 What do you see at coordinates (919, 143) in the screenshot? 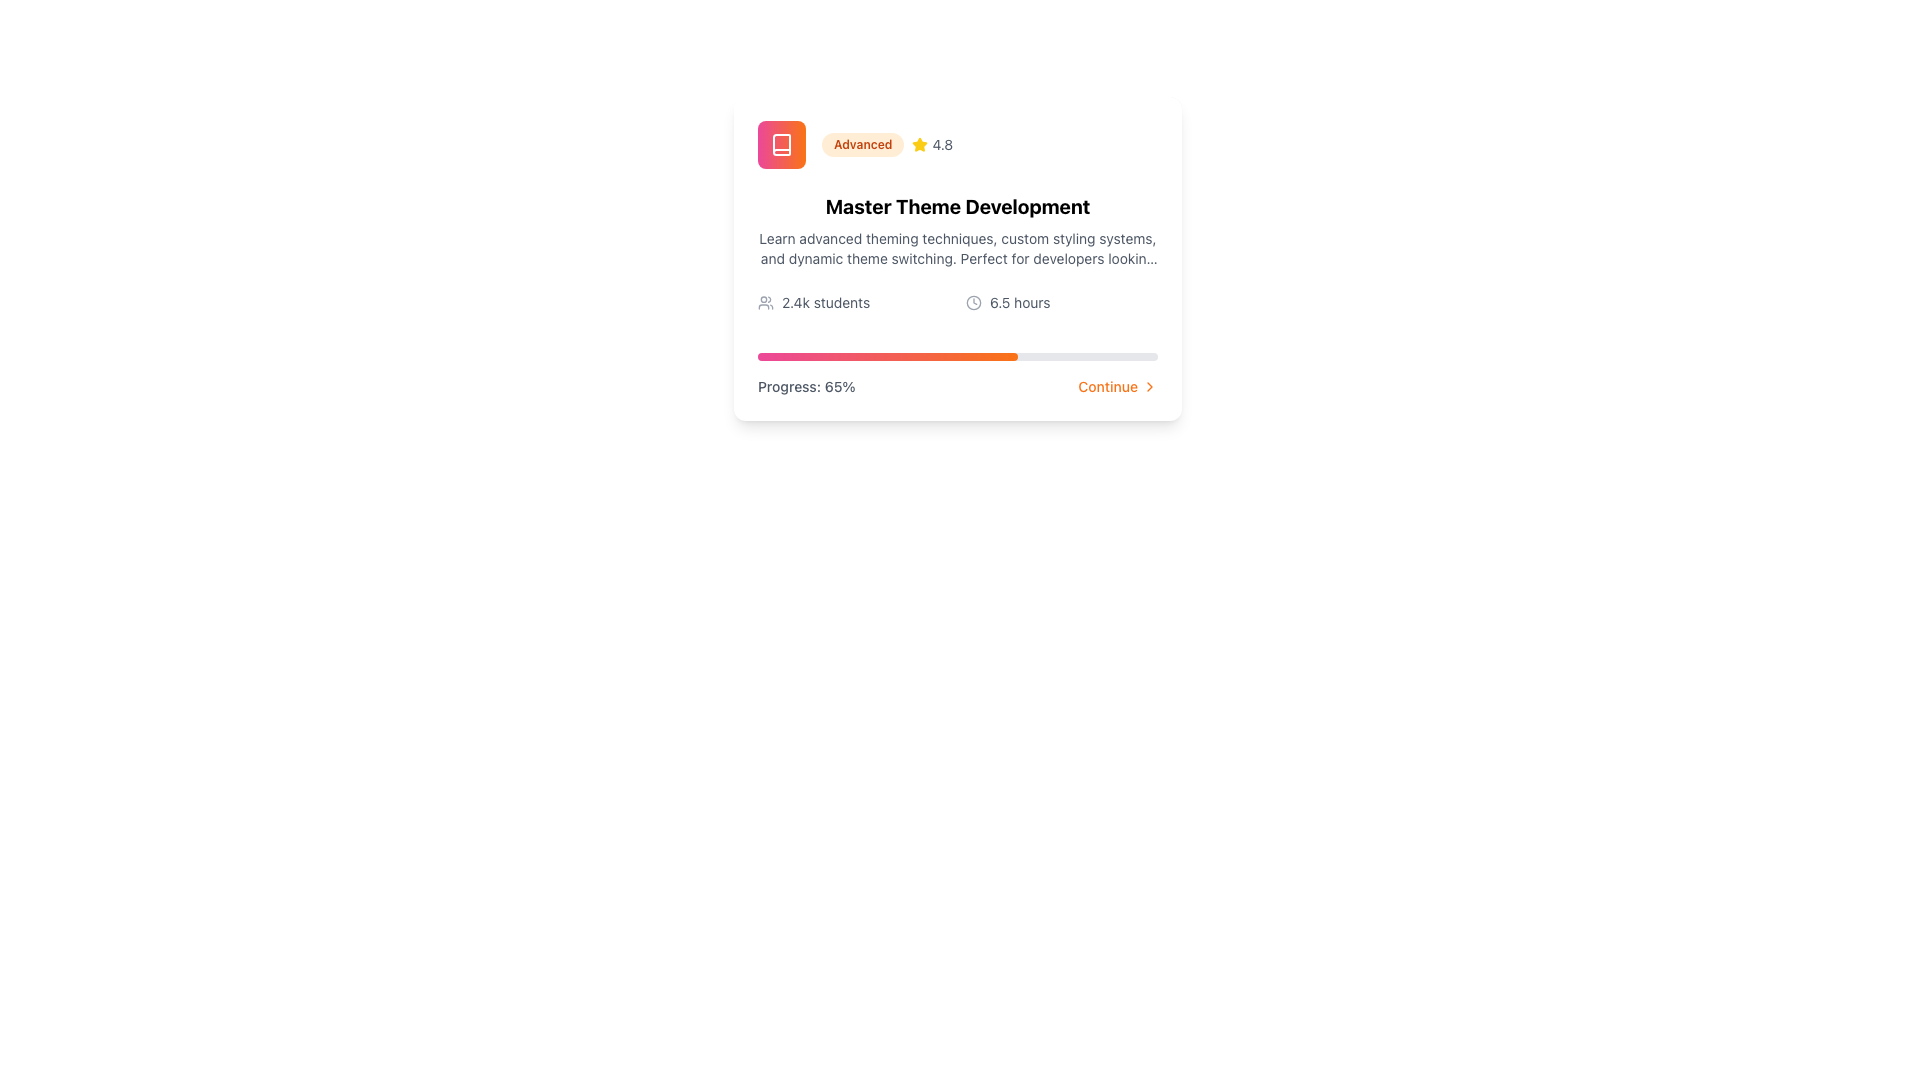
I see `assistive tools` at bounding box center [919, 143].